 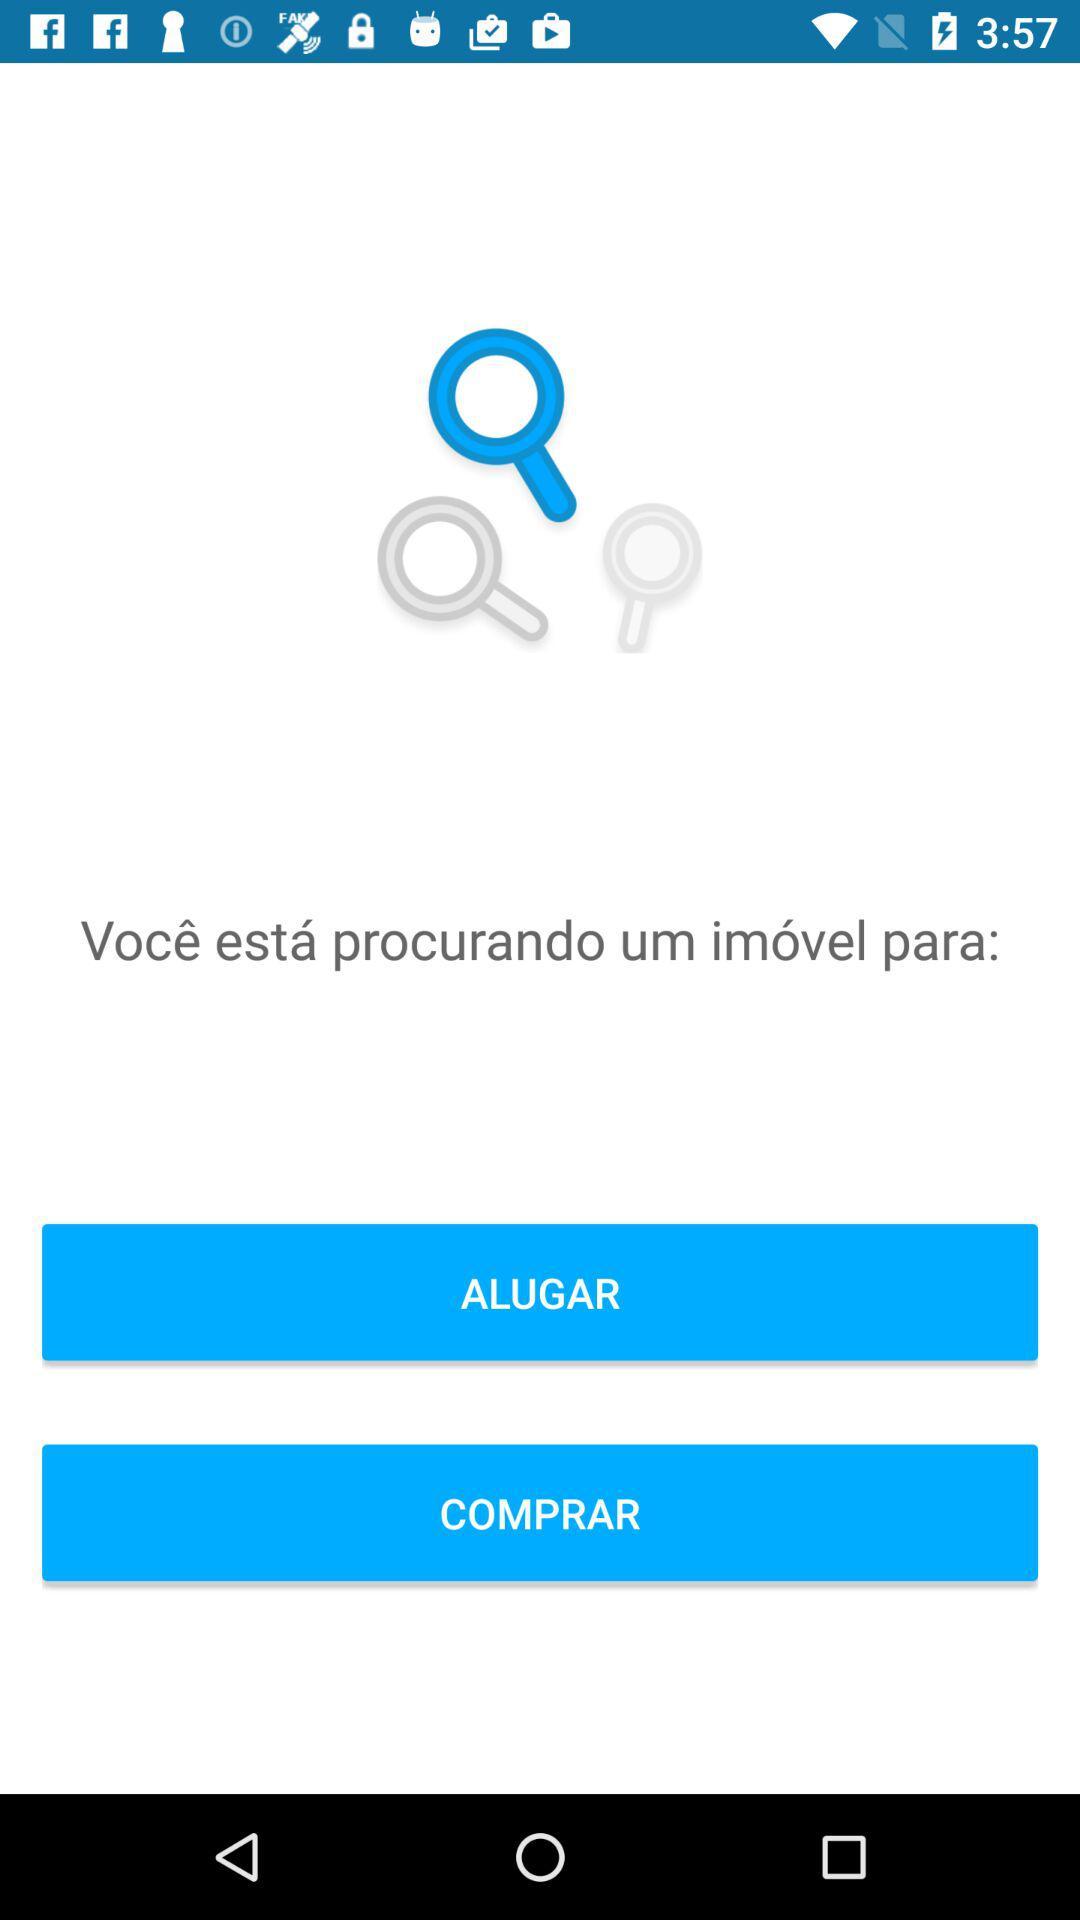 What do you see at coordinates (540, 1292) in the screenshot?
I see `item above comprar icon` at bounding box center [540, 1292].